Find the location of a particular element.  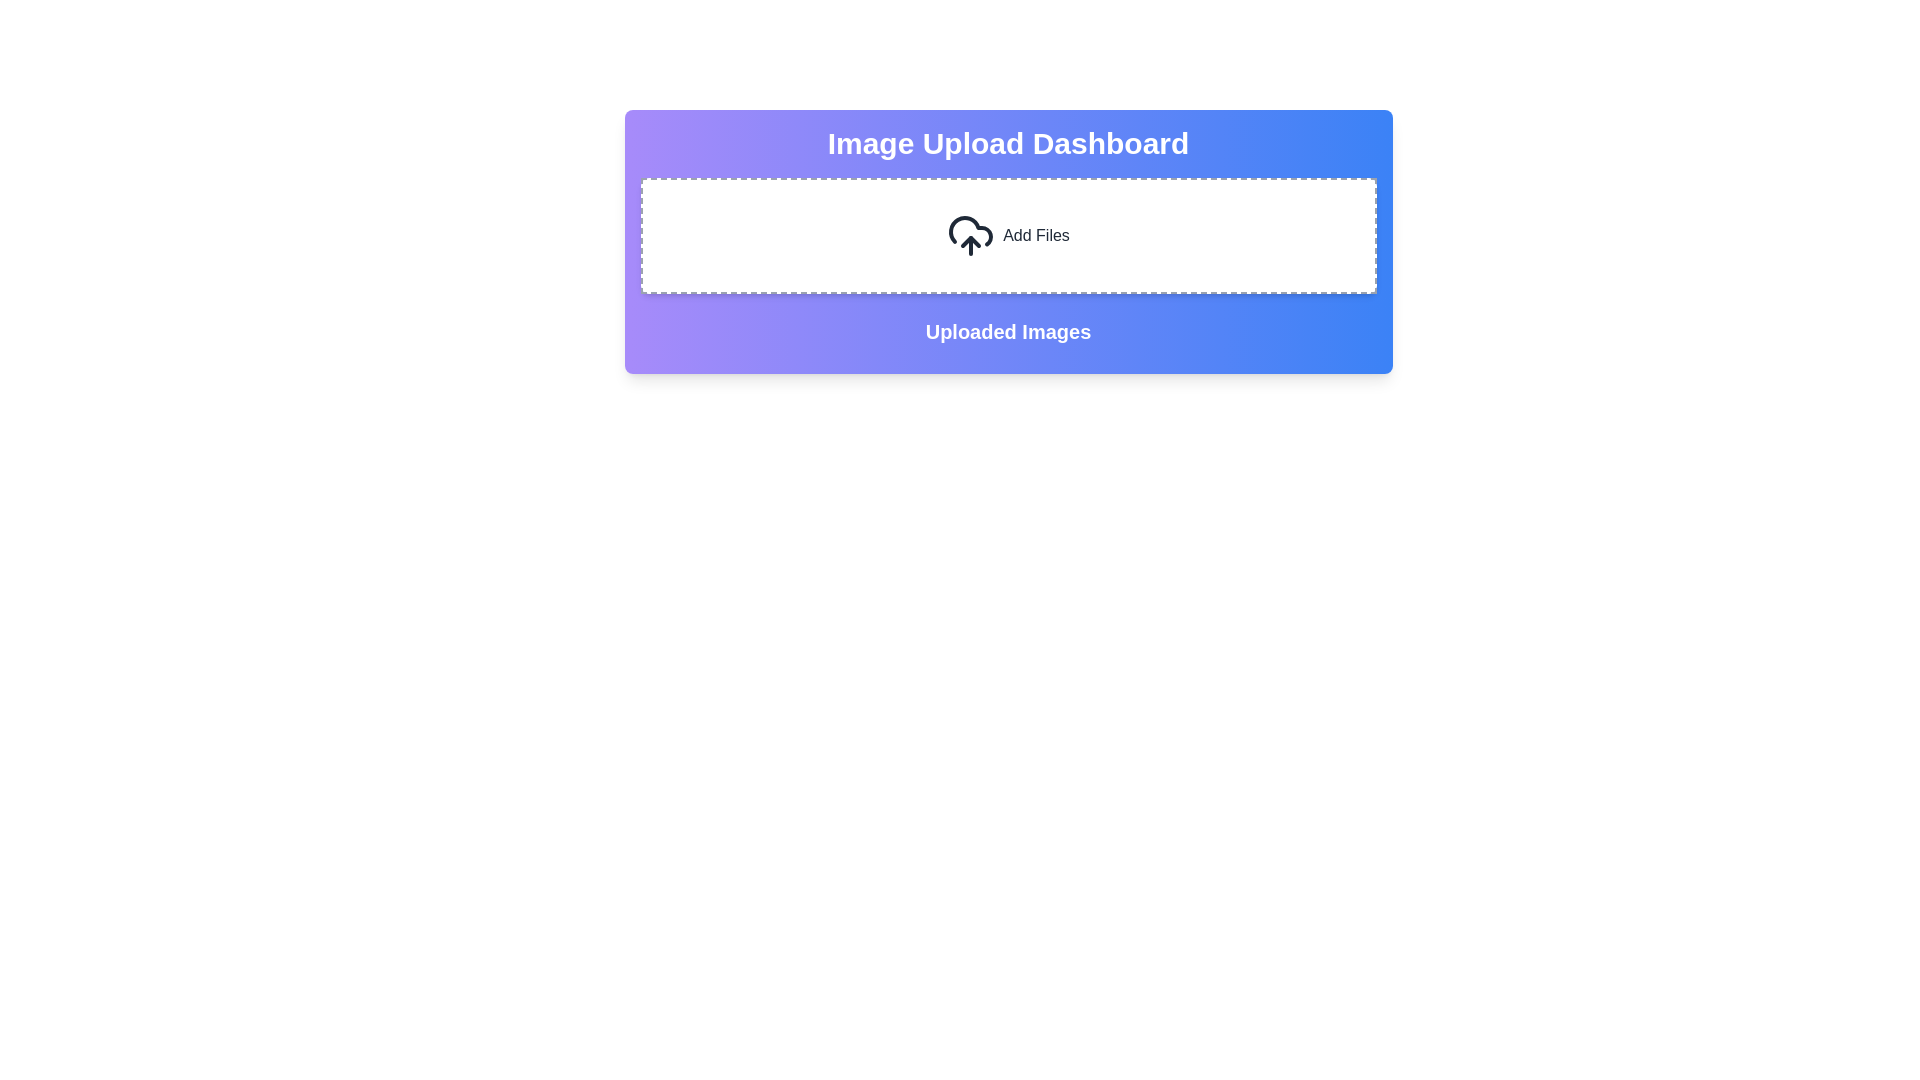

the Text element functioning as a header, which indicates the section for uploaded images, located centrally at the bottom of the card interface, below the 'Add Files' upload section is located at coordinates (1008, 330).